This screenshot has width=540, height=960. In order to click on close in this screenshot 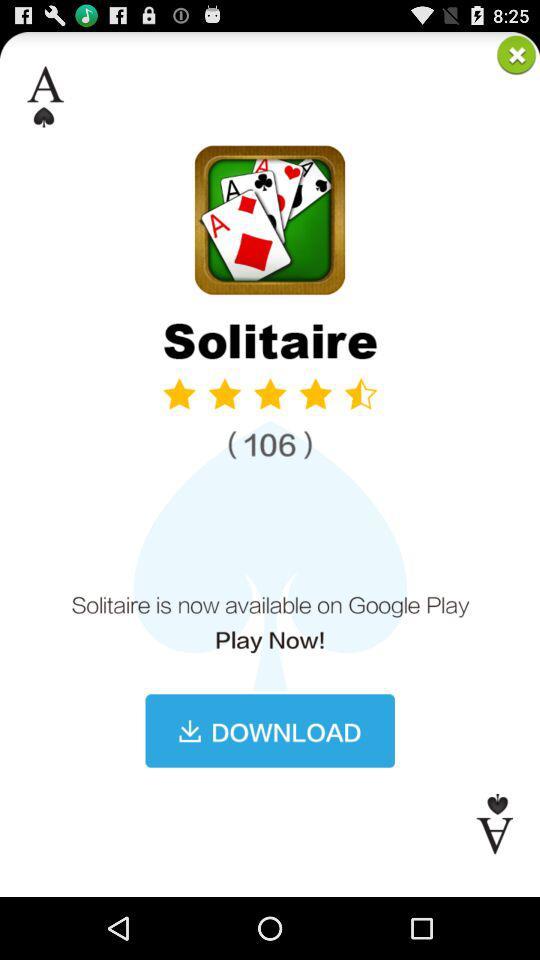, I will do `click(516, 53)`.